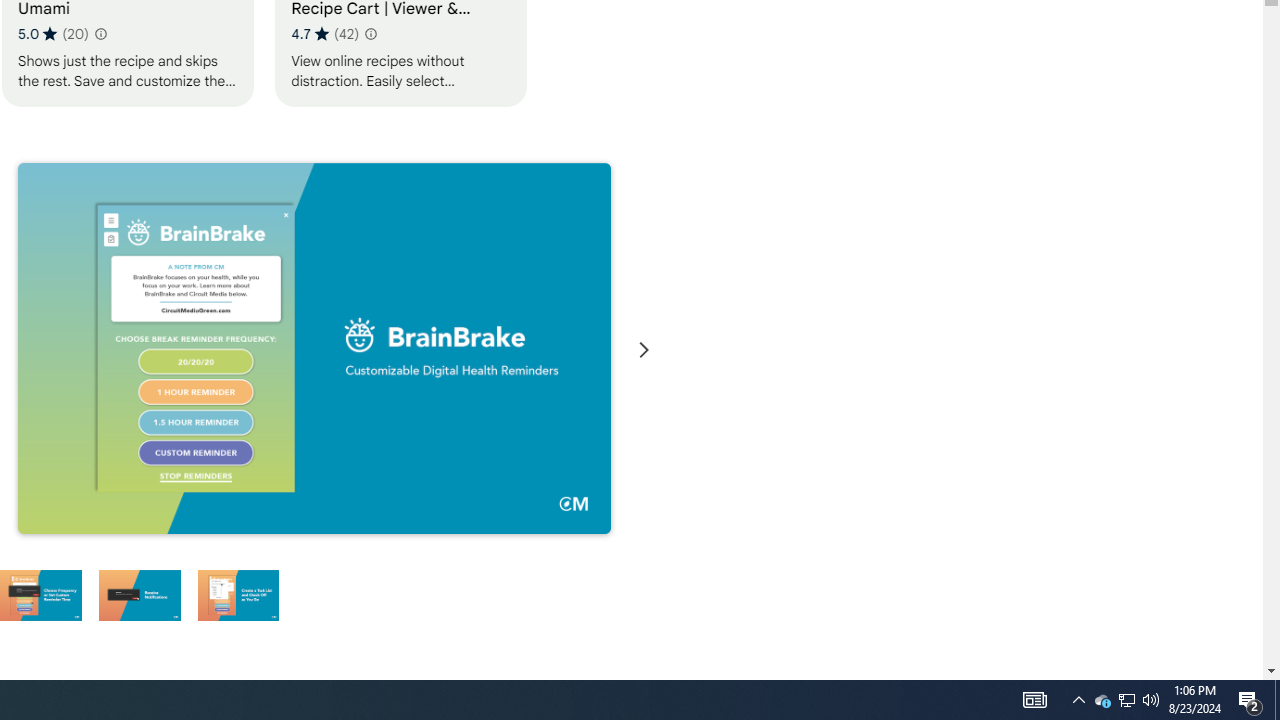  Describe the element at coordinates (53, 33) in the screenshot. I see `'Average rating 5 out of 5 stars. 20 ratings.'` at that location.